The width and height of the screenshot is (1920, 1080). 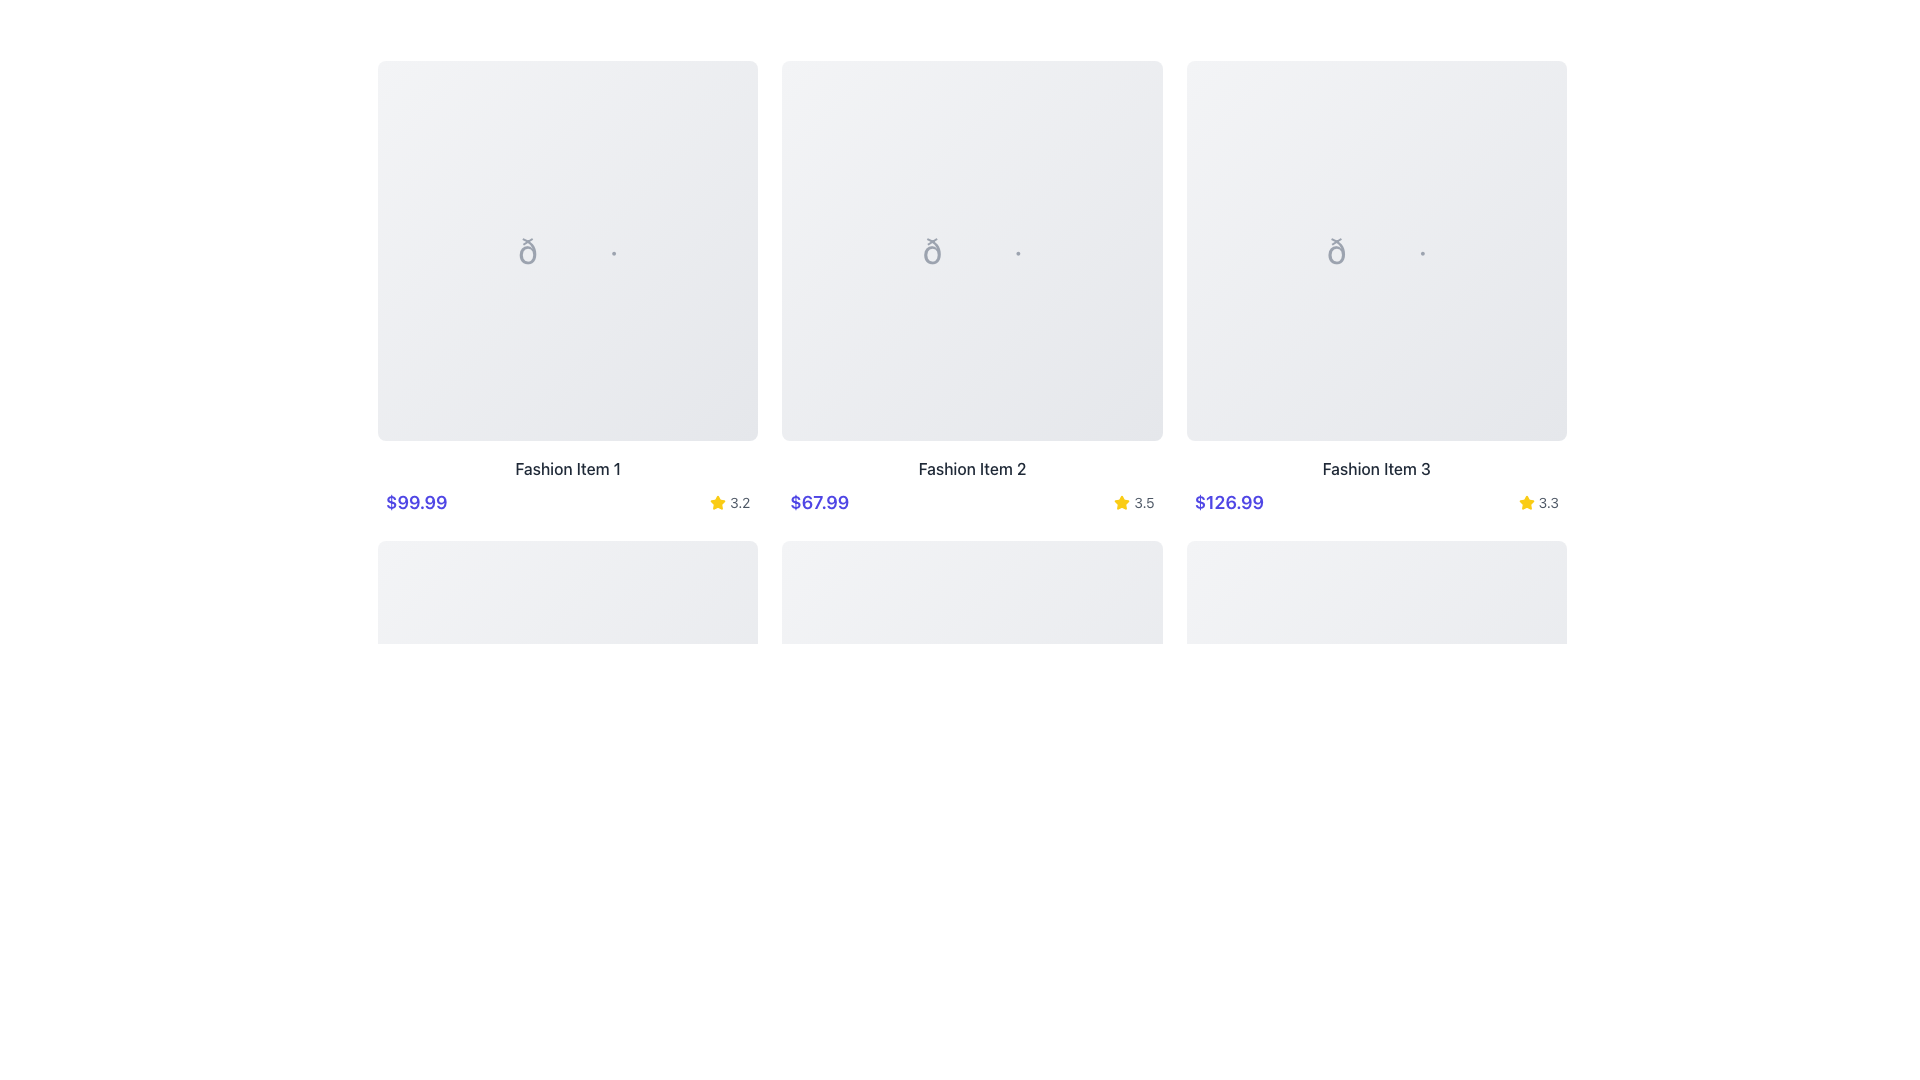 I want to click on the rating icon for 'Fashion Item 3', located to the left of the number '3.3' in the third product entry row, so click(x=1525, y=502).